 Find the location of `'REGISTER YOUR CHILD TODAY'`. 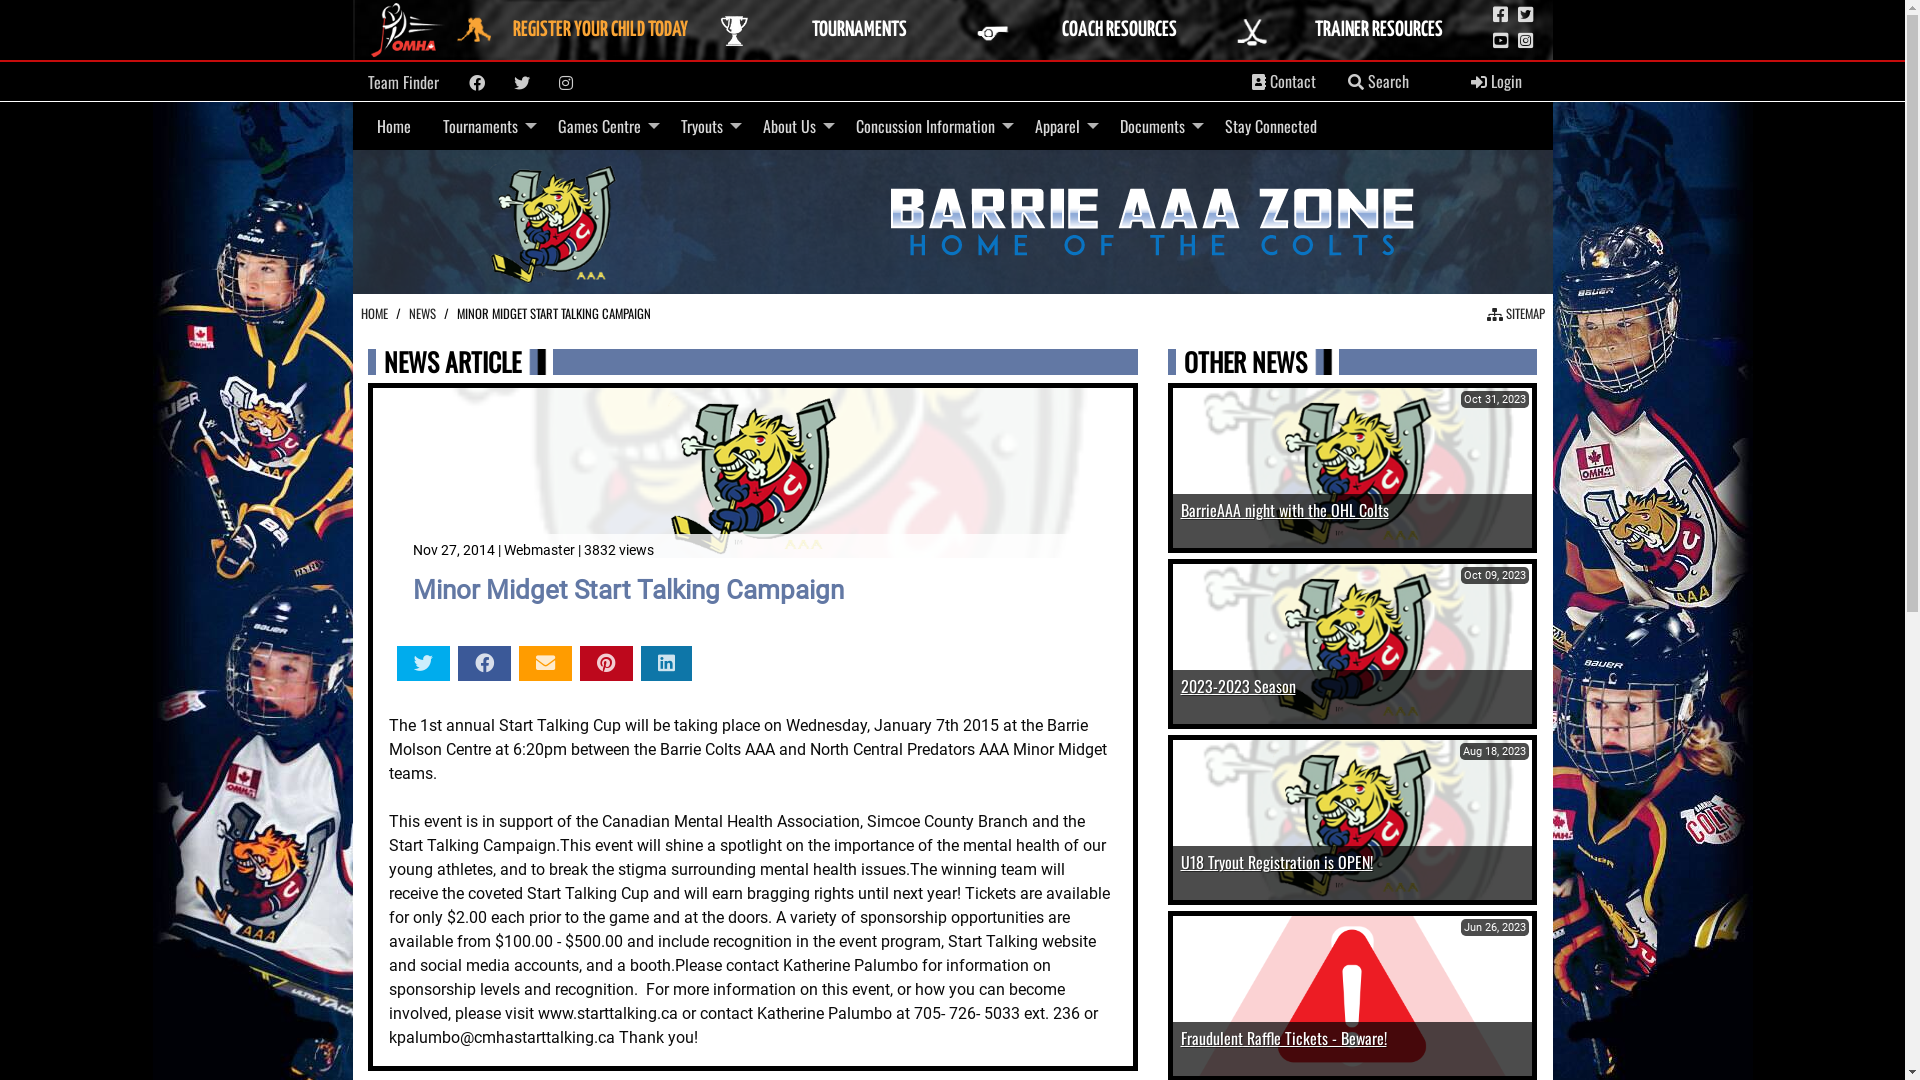

'REGISTER YOUR CHILD TODAY' is located at coordinates (578, 30).